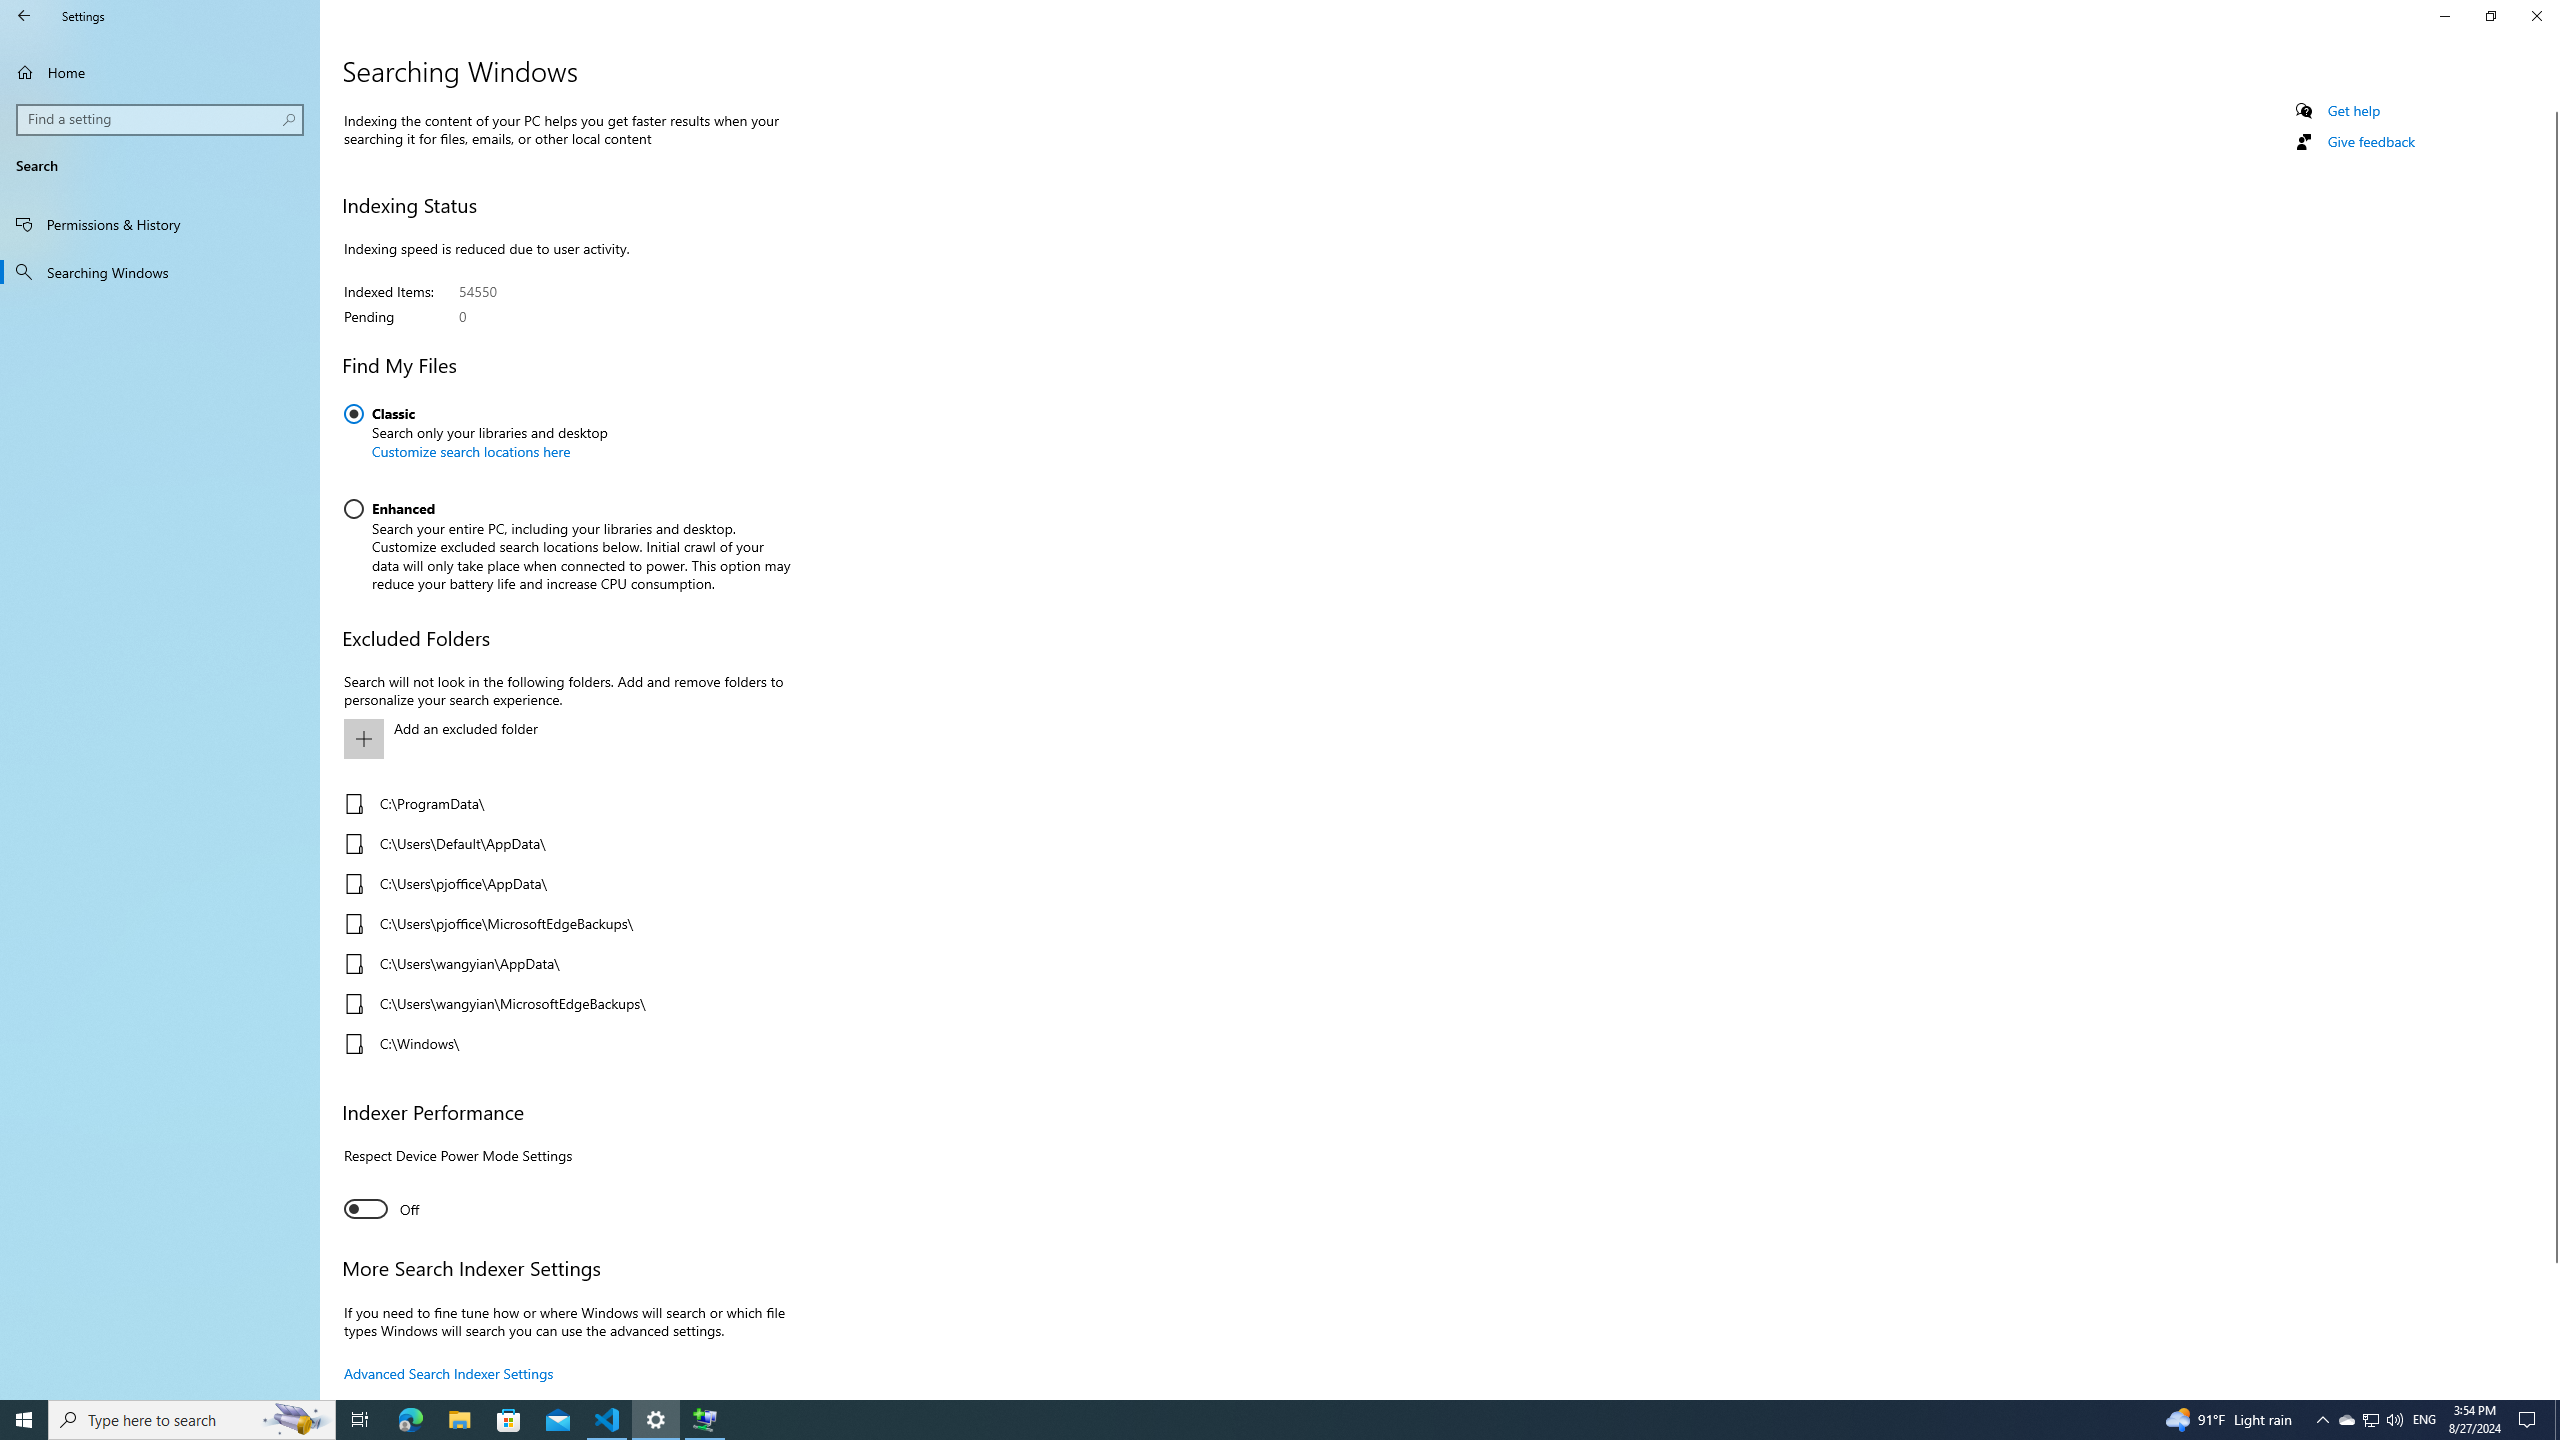 The height and width of the screenshot is (1440, 2560). I want to click on 'Customize search locations here', so click(470, 451).